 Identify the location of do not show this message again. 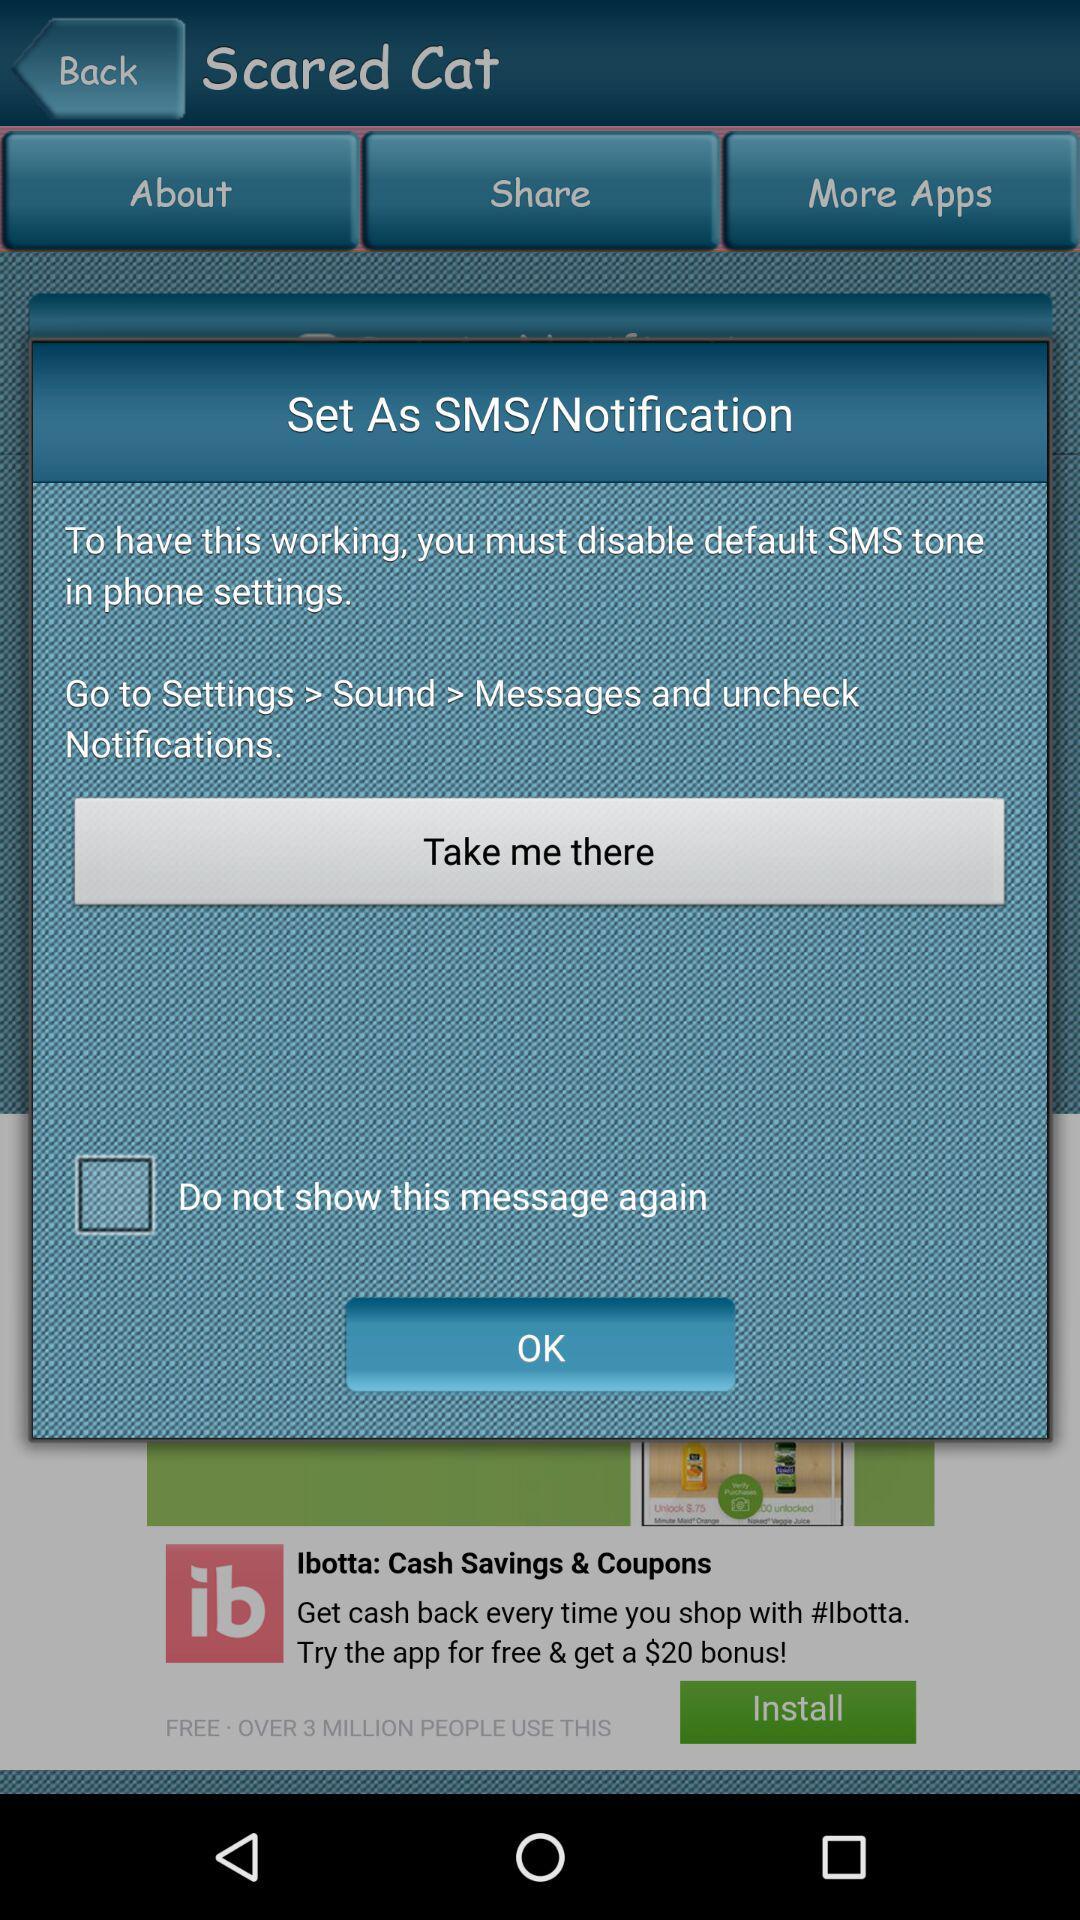
(114, 1193).